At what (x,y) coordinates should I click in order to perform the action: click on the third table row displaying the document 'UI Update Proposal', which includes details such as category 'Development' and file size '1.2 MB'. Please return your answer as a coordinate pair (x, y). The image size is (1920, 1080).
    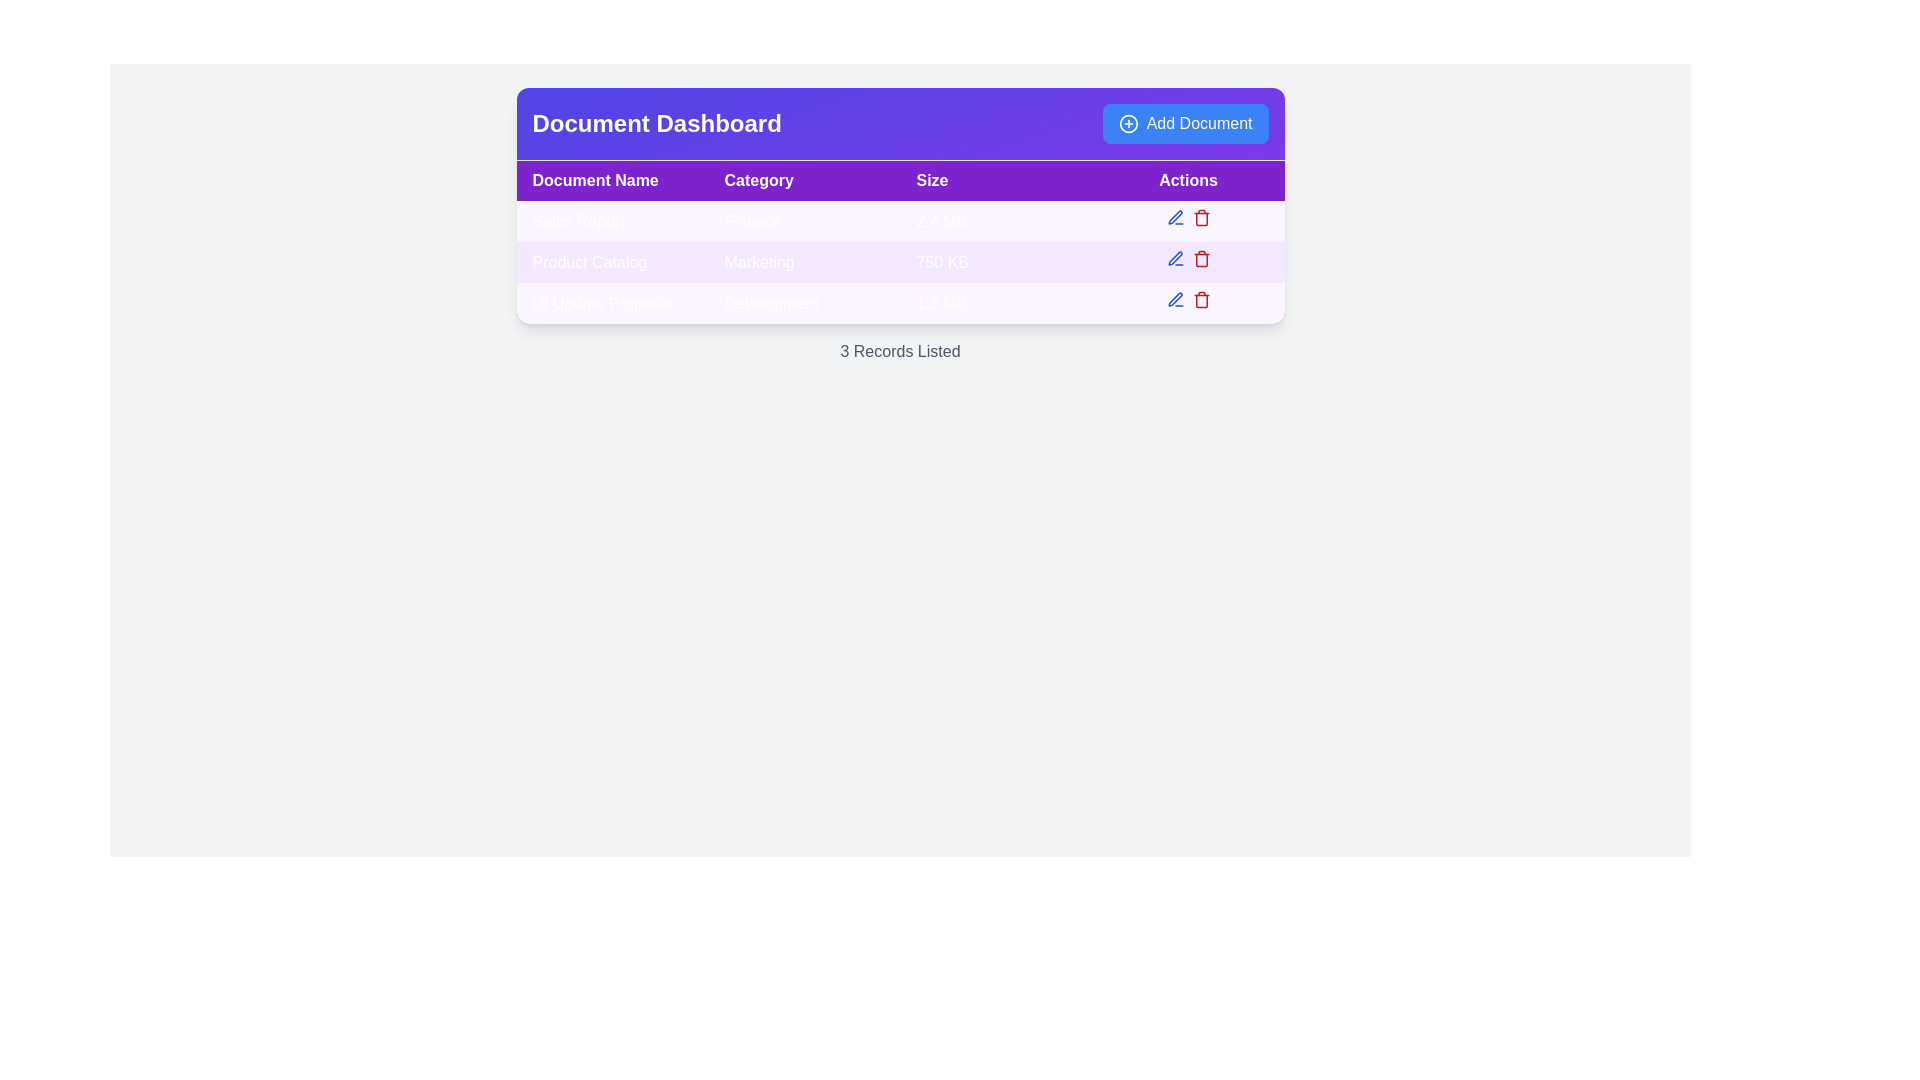
    Looking at the image, I should click on (899, 303).